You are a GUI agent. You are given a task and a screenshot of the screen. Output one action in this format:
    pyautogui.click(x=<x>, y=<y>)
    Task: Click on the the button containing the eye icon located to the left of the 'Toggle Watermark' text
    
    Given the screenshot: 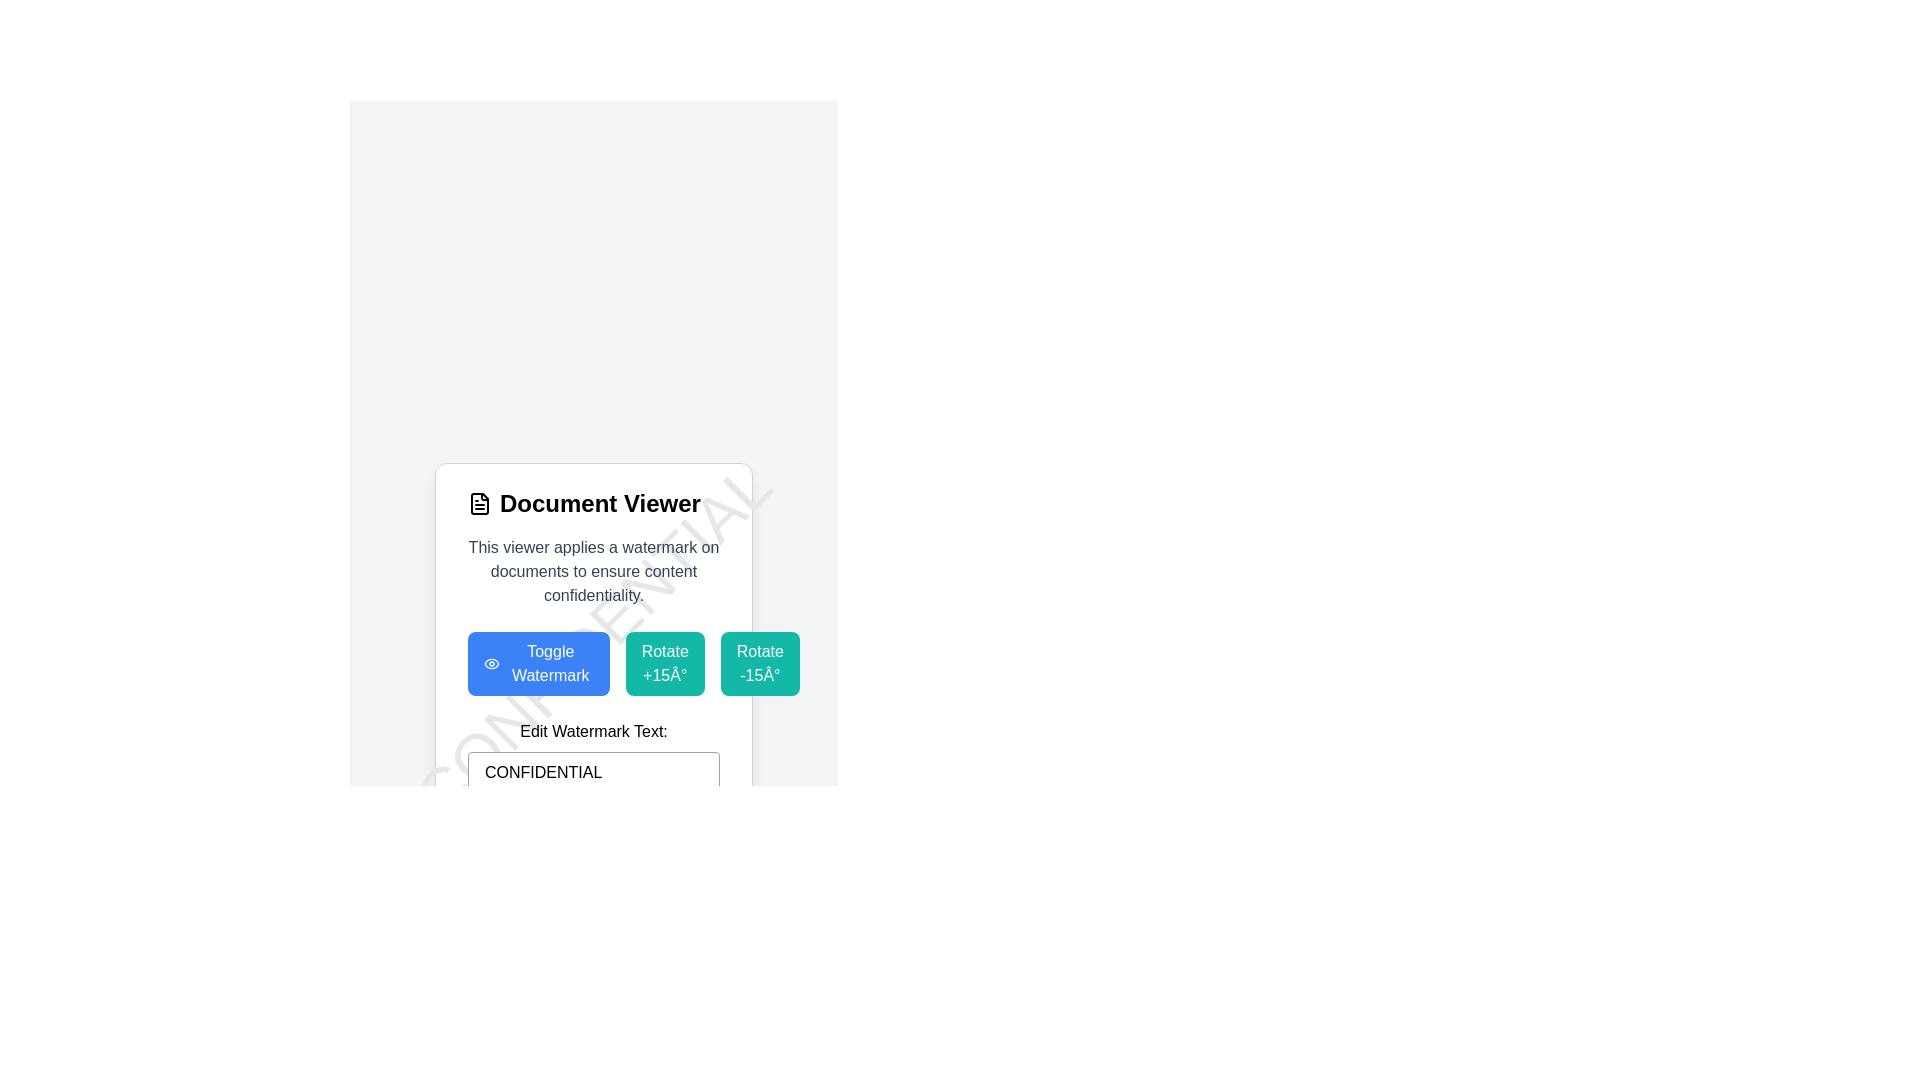 What is the action you would take?
    pyautogui.click(x=491, y=663)
    